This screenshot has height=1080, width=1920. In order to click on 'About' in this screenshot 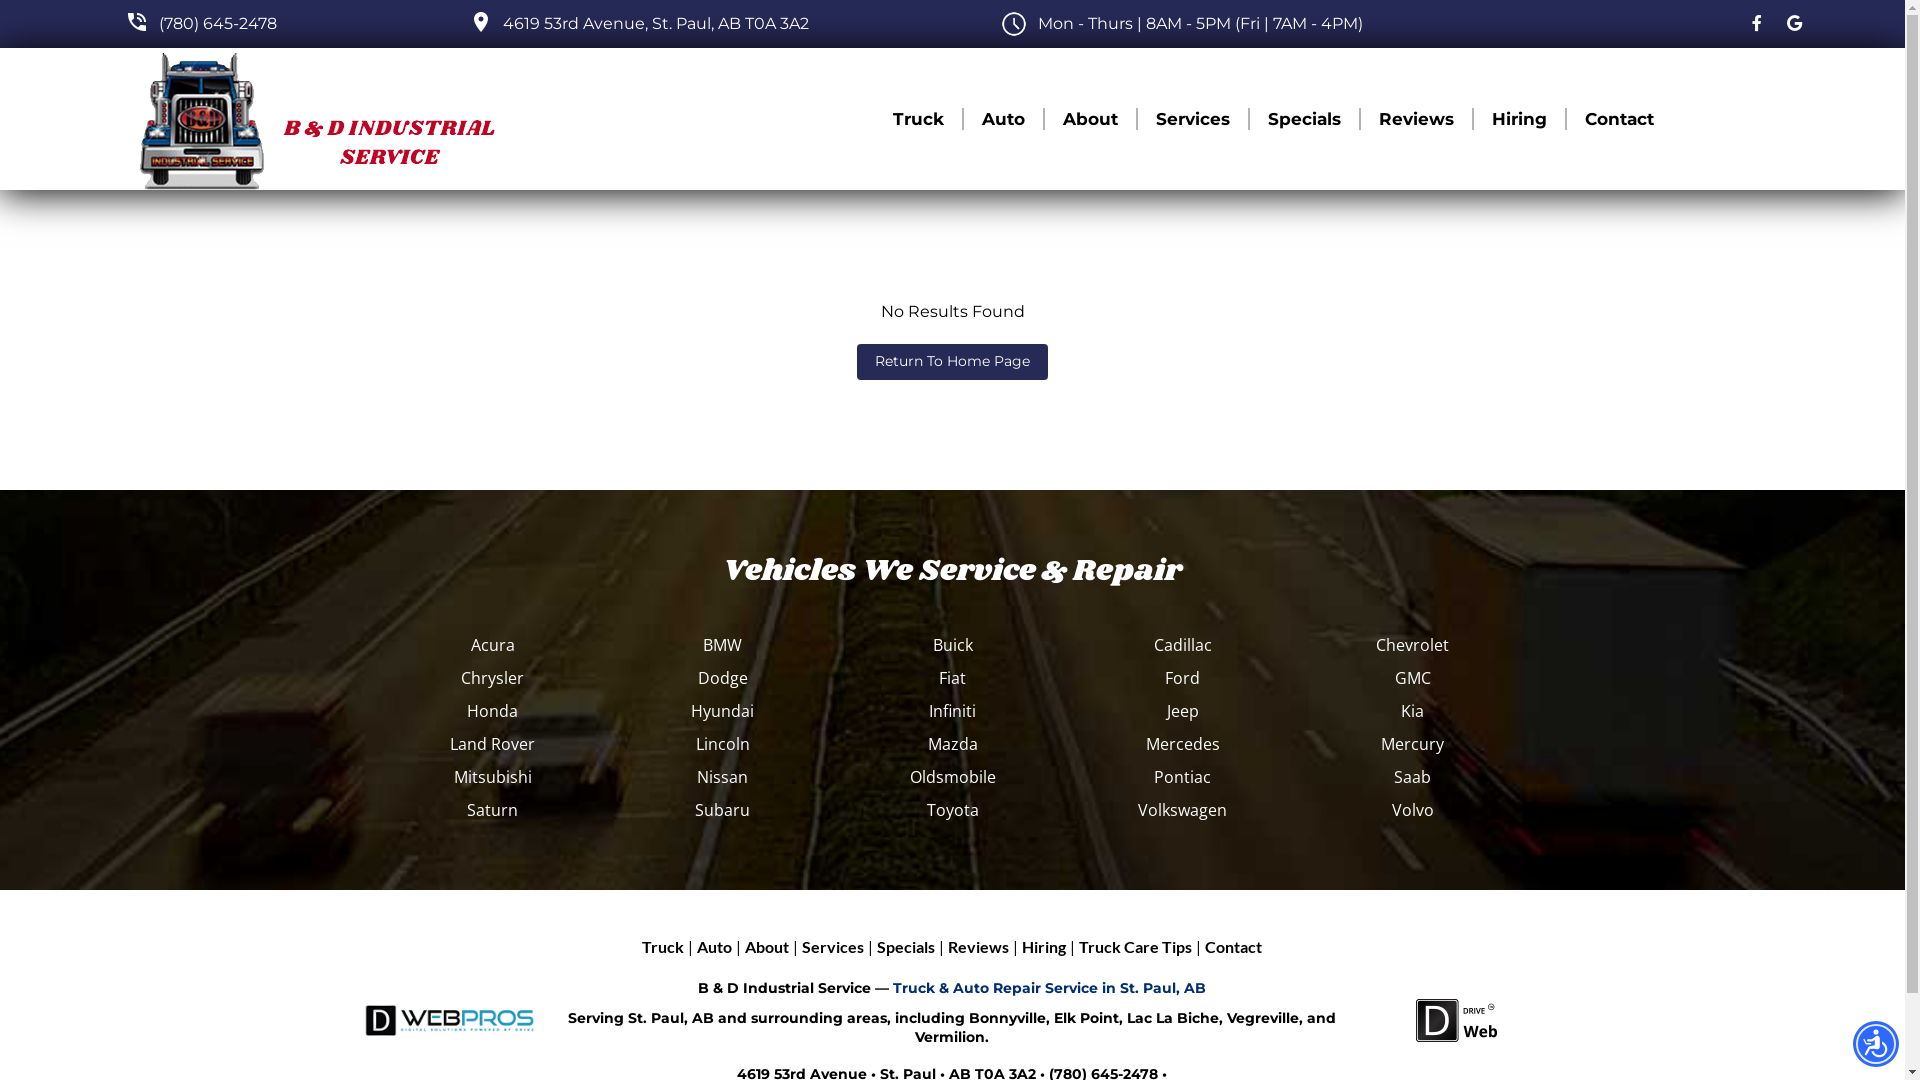, I will do `click(766, 946)`.